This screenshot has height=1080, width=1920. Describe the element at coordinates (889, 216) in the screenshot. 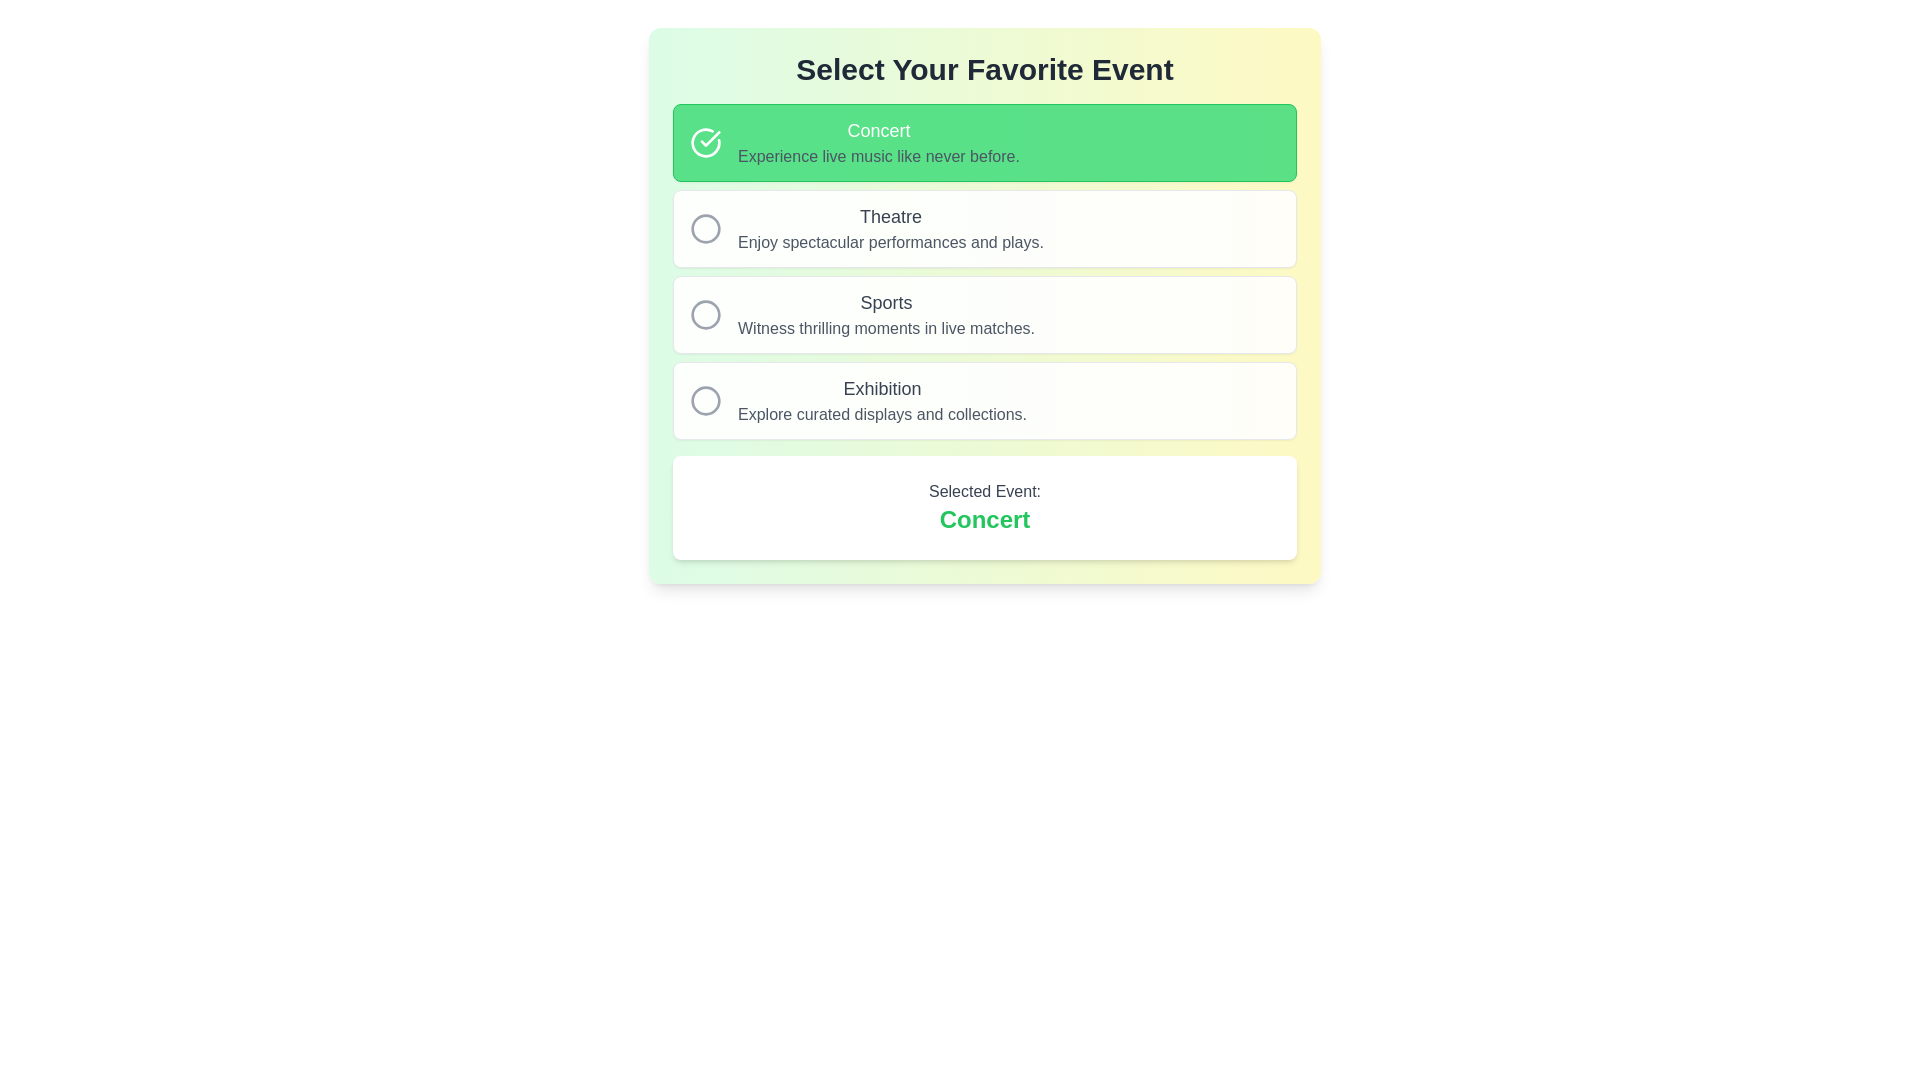

I see `text content of the 'Theatre' label, which is displayed in a bold font style and dark gray color, positioned between the 'Concert' and 'Sports' options` at that location.